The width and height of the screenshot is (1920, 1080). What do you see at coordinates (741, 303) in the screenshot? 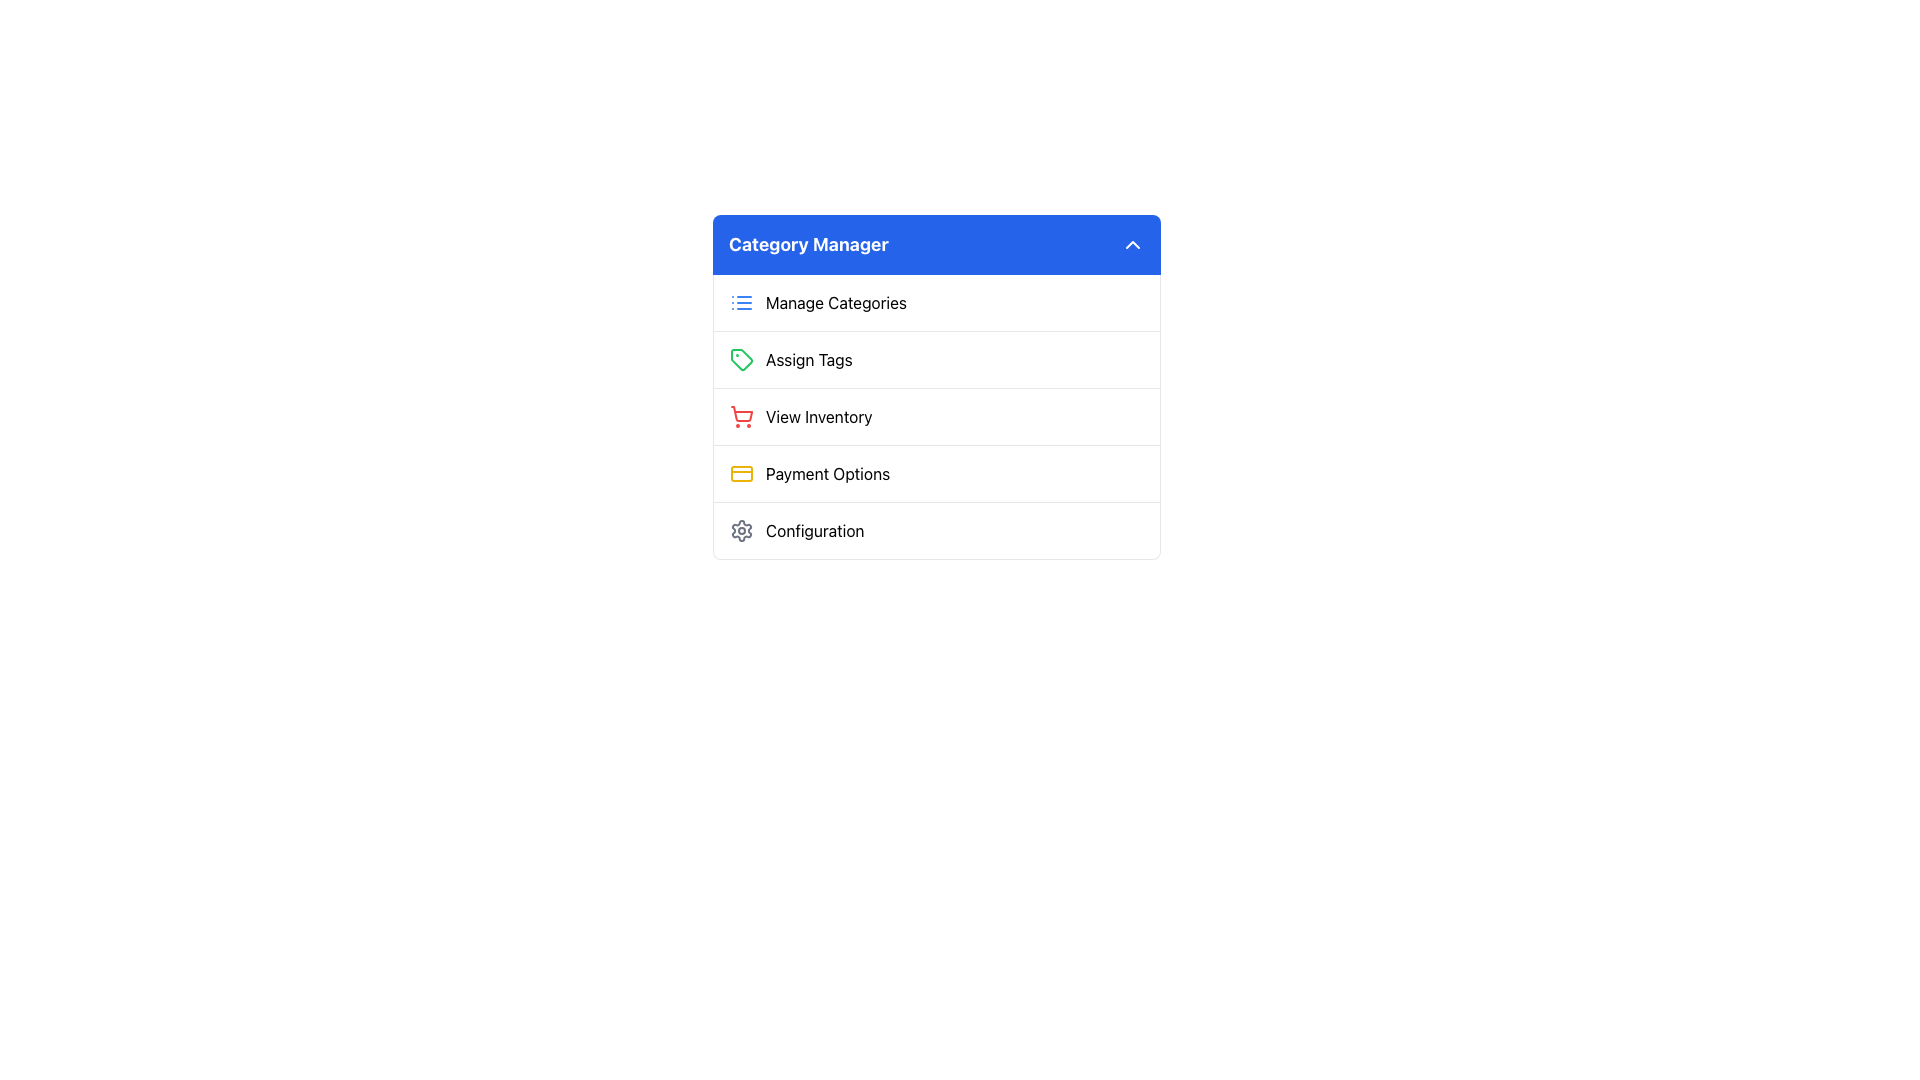
I see `the blue list icon located` at bounding box center [741, 303].